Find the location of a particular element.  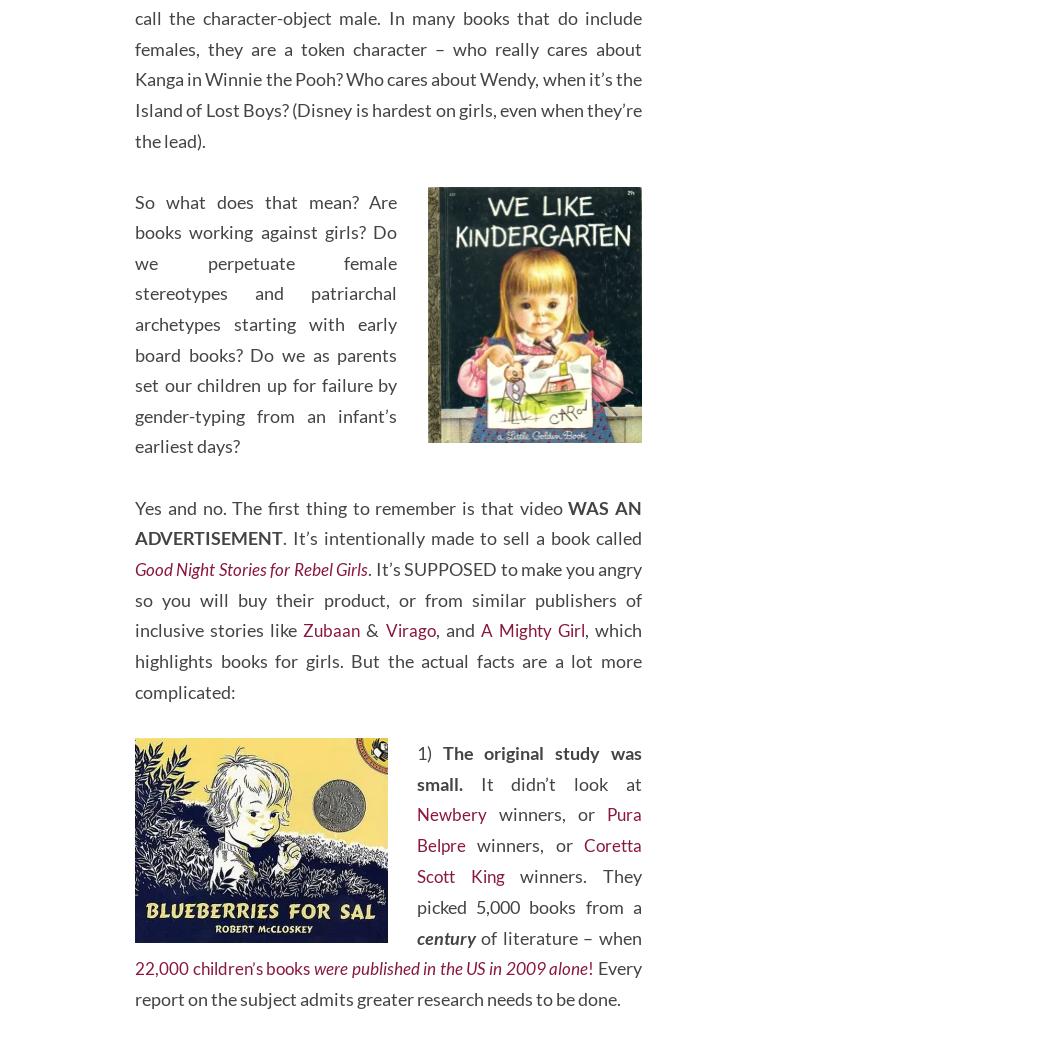

'1)' is located at coordinates (429, 780).